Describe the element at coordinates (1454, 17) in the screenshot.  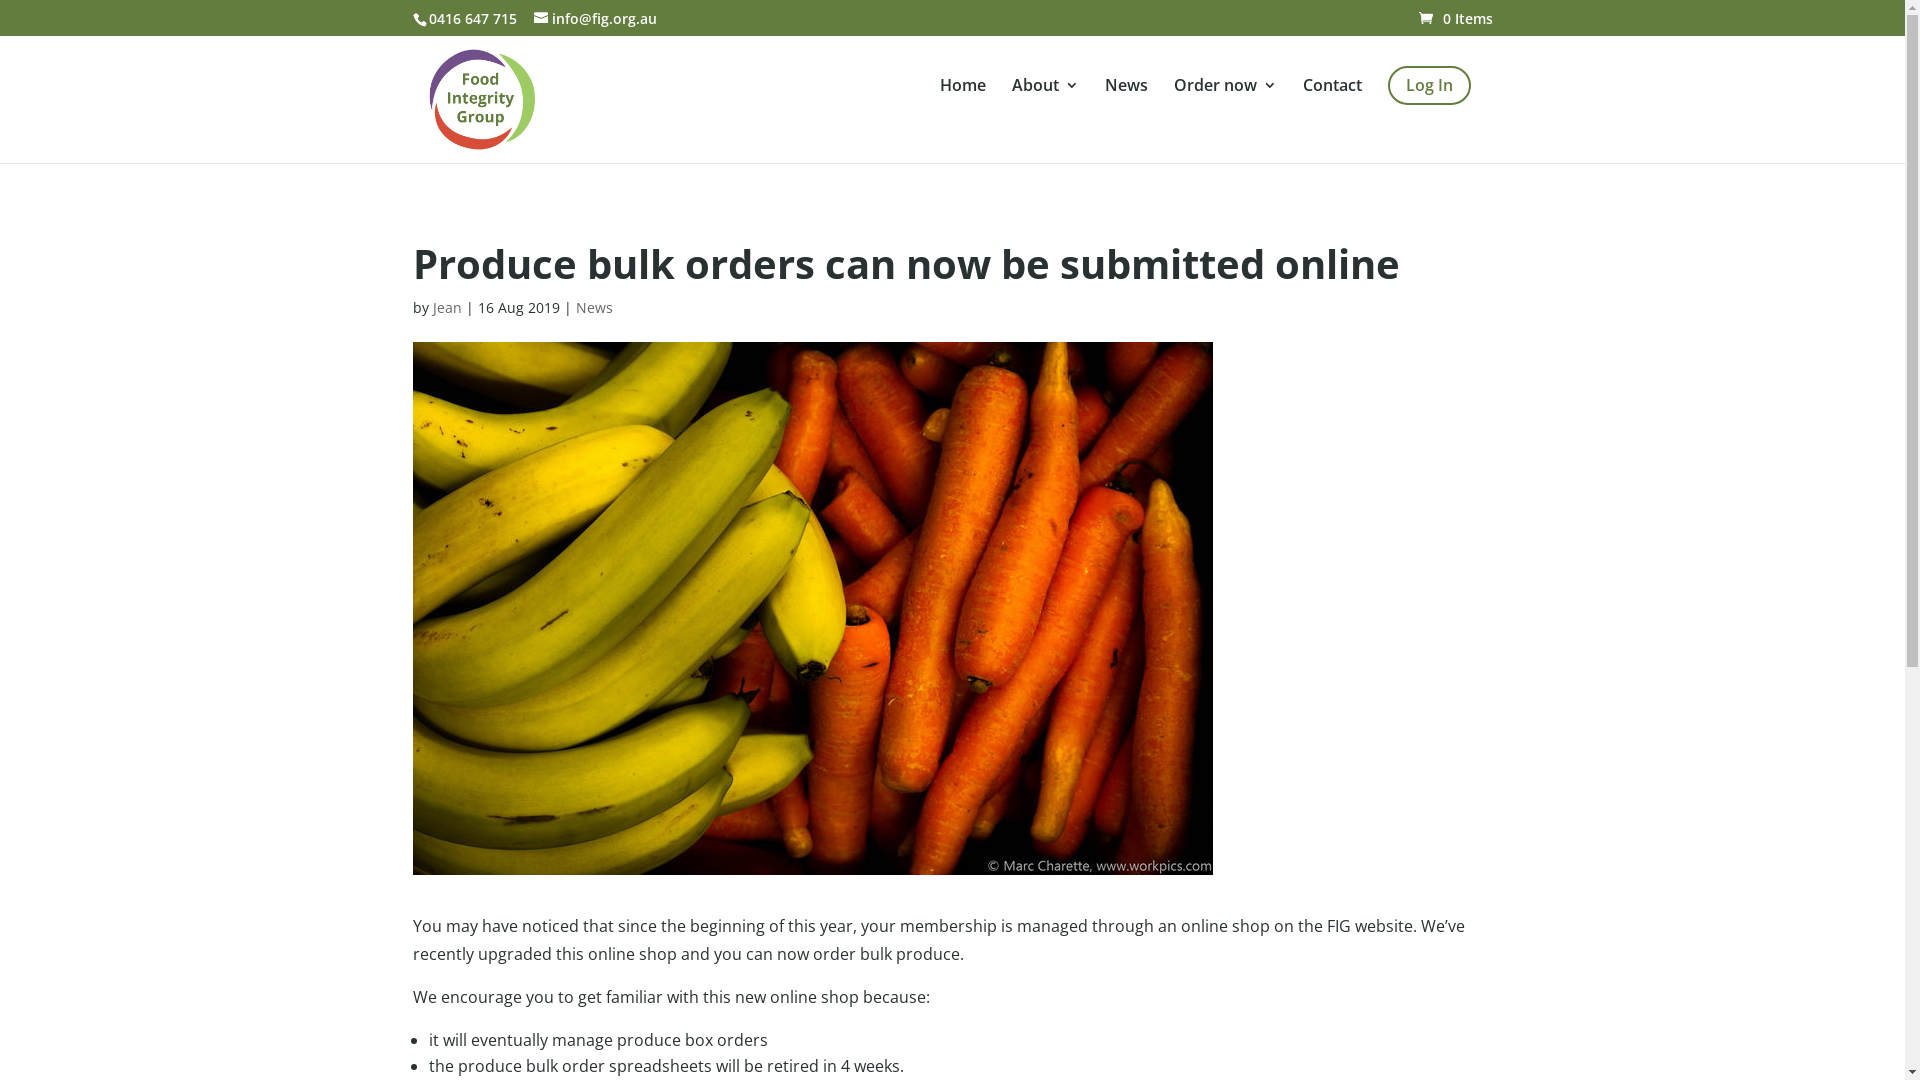
I see `'0 Items'` at that location.